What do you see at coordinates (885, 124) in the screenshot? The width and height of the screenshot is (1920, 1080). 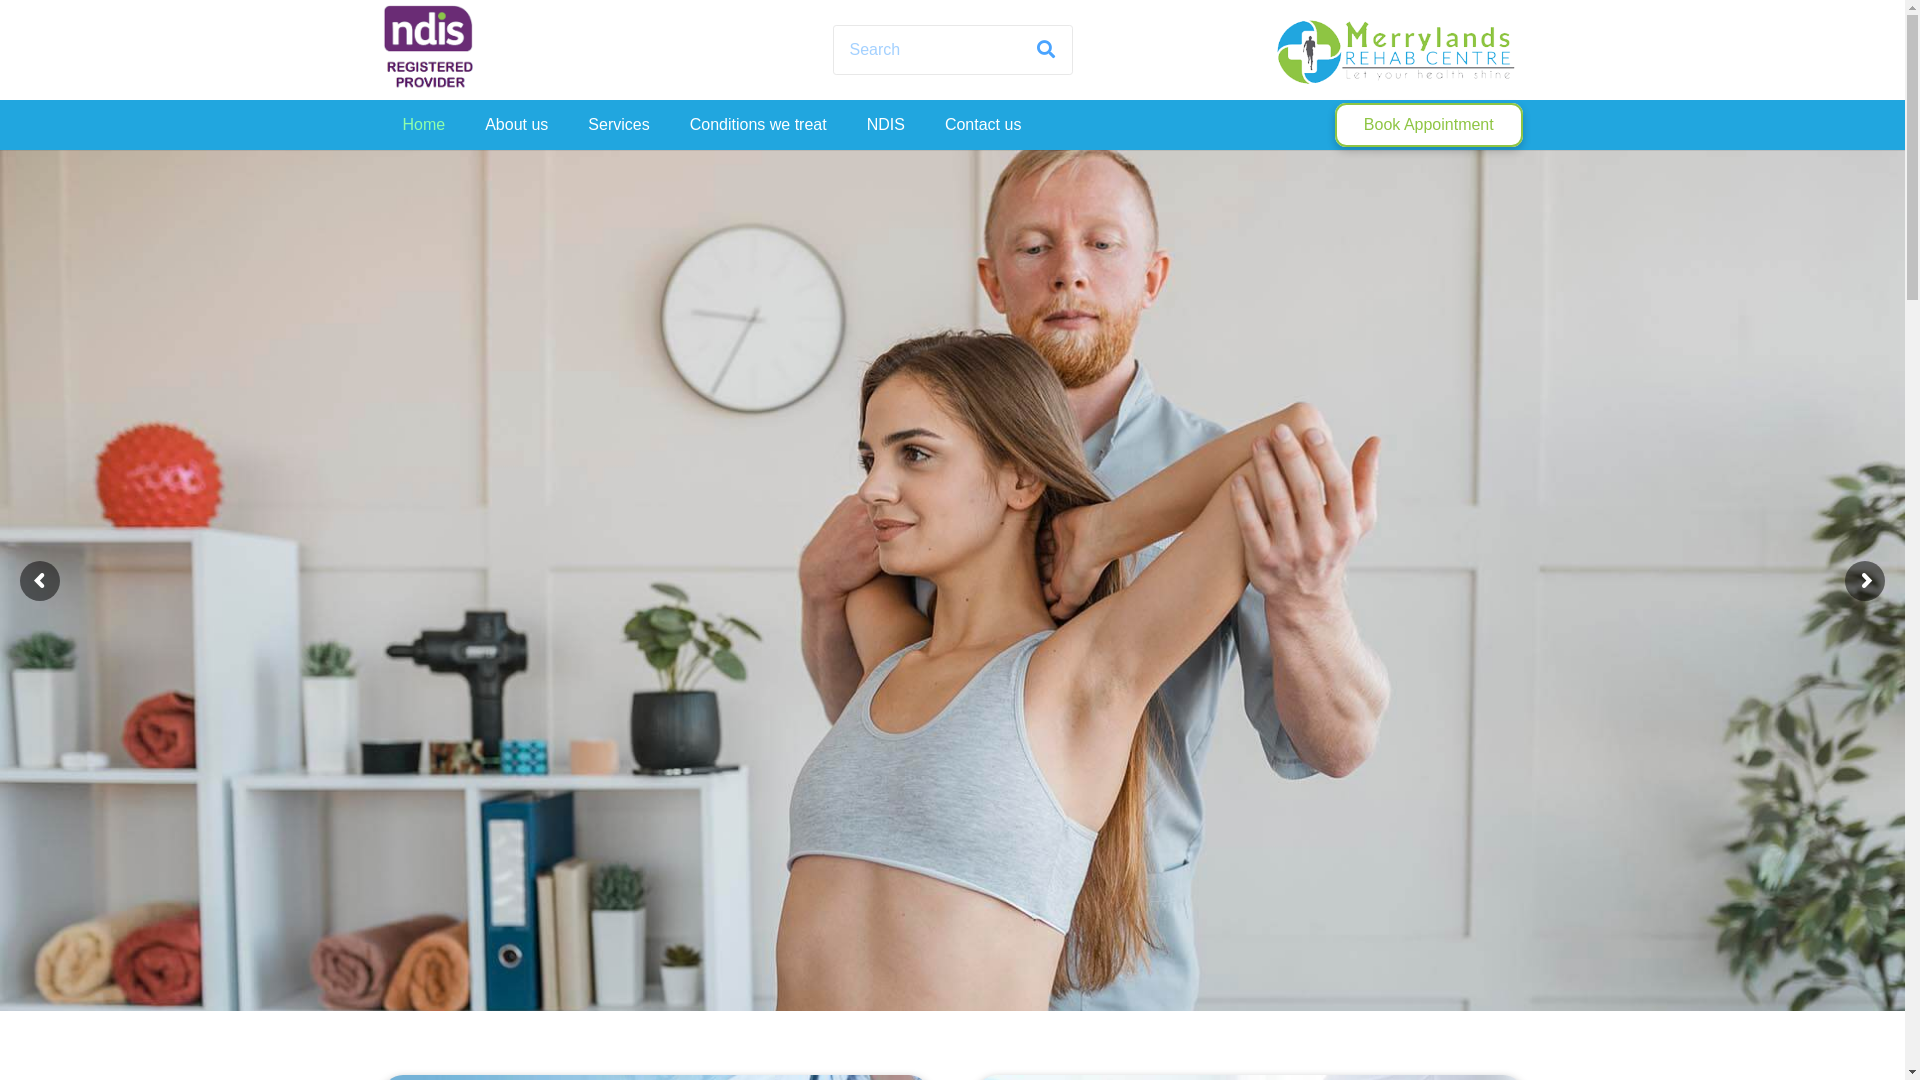 I see `'NDIS'` at bounding box center [885, 124].